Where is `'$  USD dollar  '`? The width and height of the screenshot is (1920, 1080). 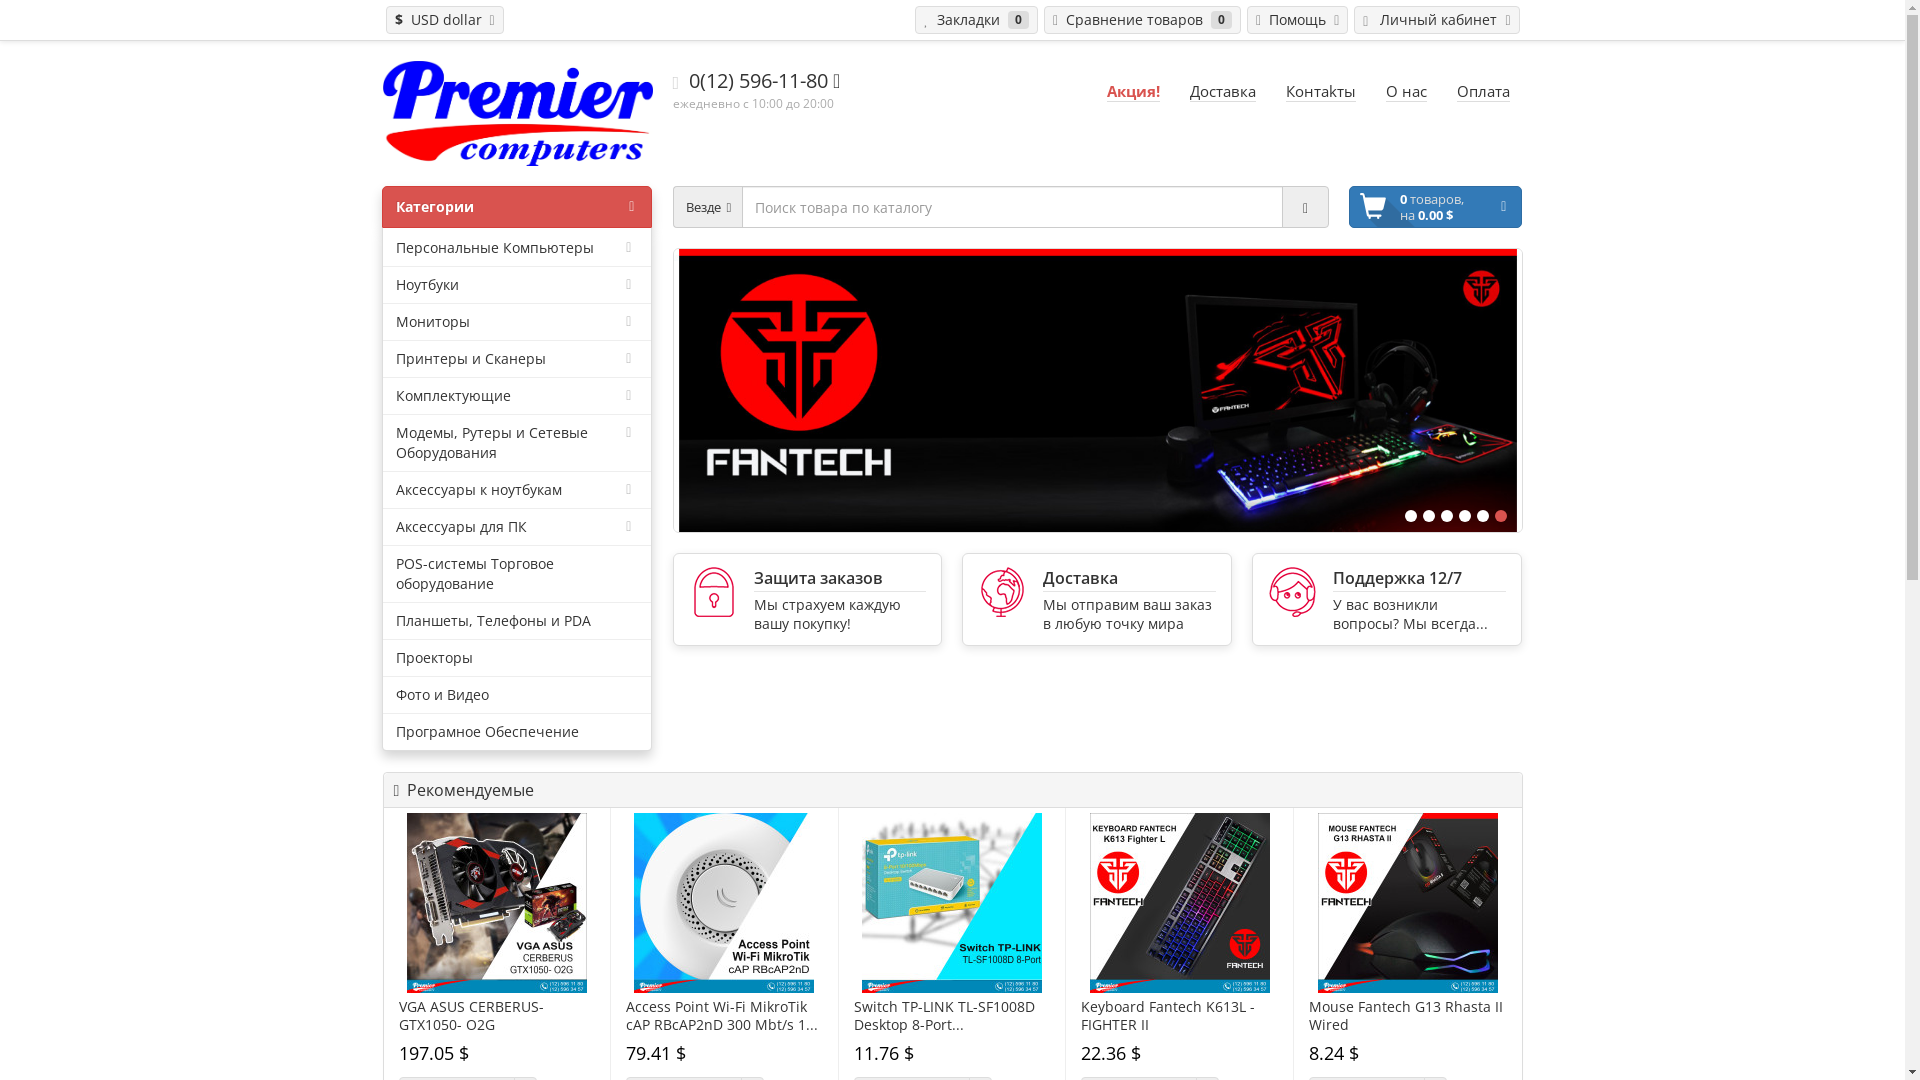 '$  USD dollar  ' is located at coordinates (444, 19).